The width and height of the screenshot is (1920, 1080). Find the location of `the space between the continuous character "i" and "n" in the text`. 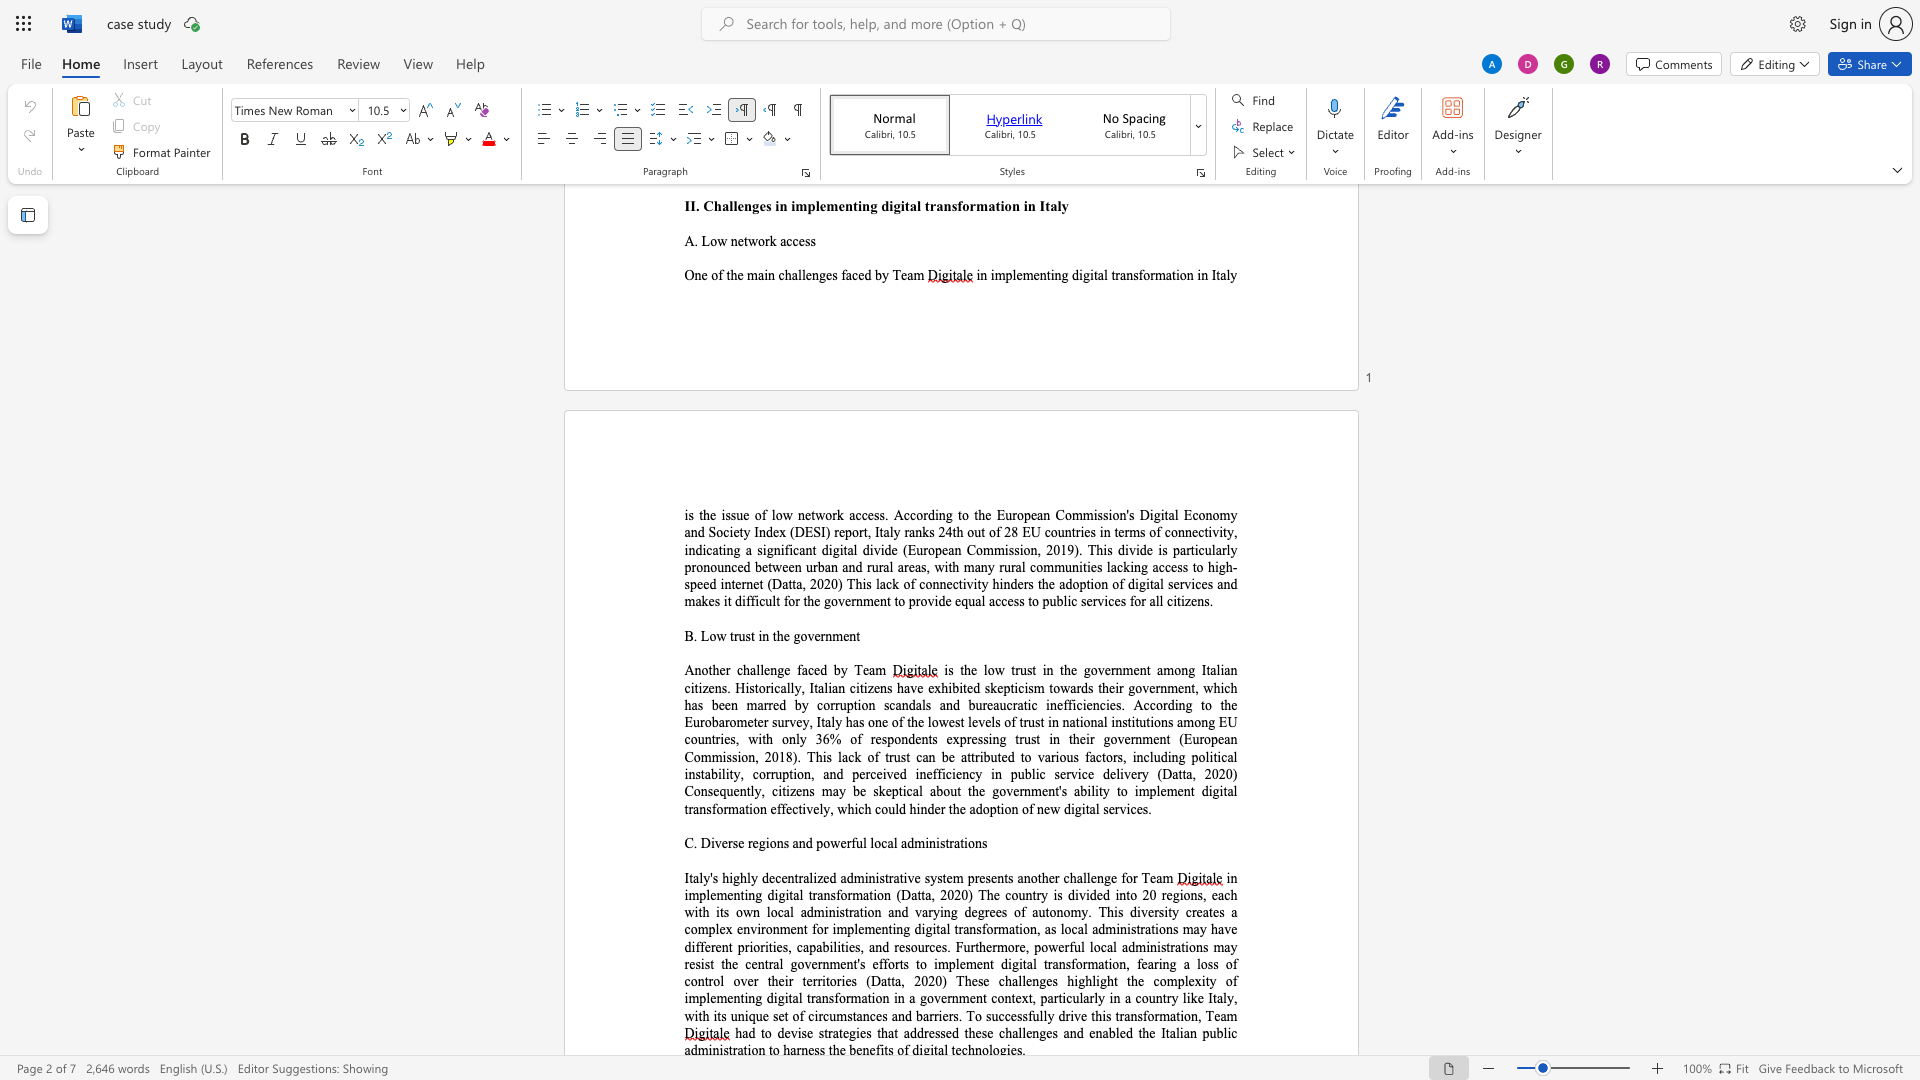

the space between the continuous character "i" and "n" in the text is located at coordinates (762, 636).